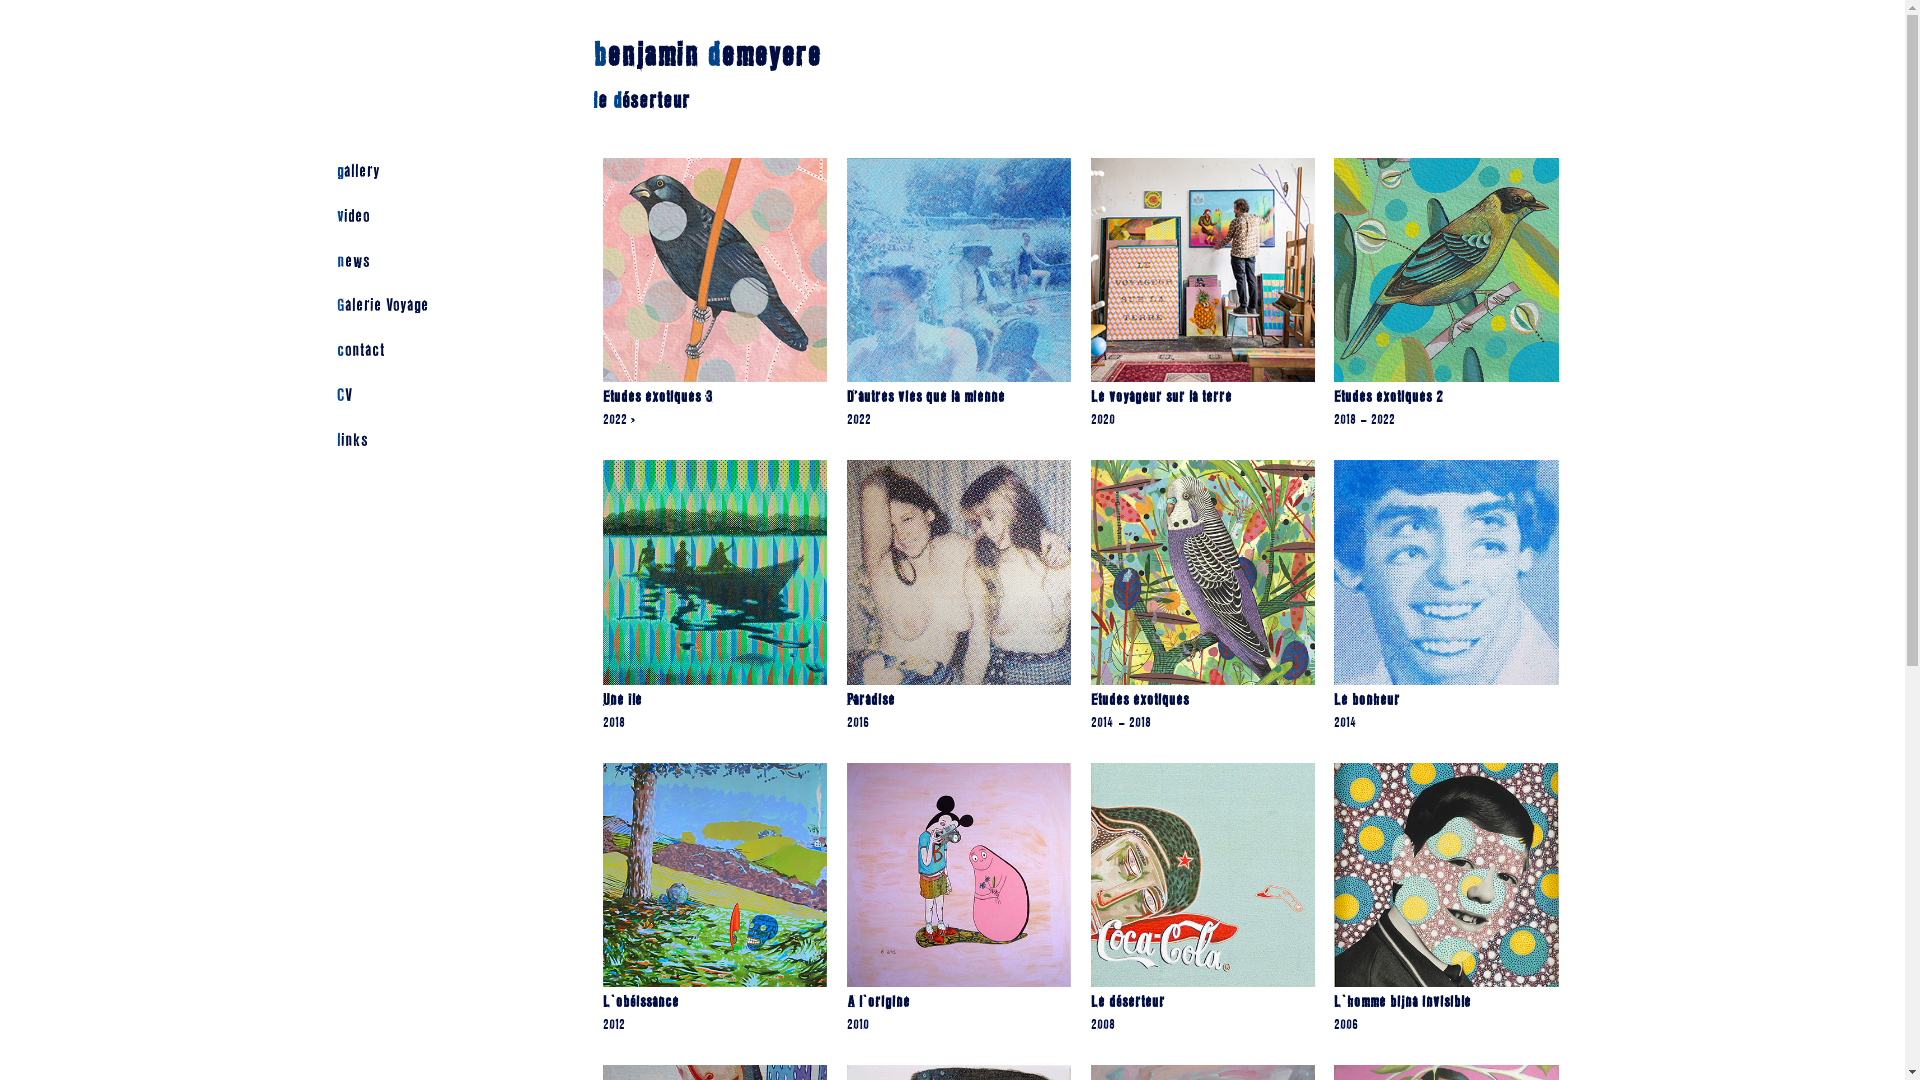  Describe the element at coordinates (715, 300) in the screenshot. I see `'Etudes exotiques 3` at that location.